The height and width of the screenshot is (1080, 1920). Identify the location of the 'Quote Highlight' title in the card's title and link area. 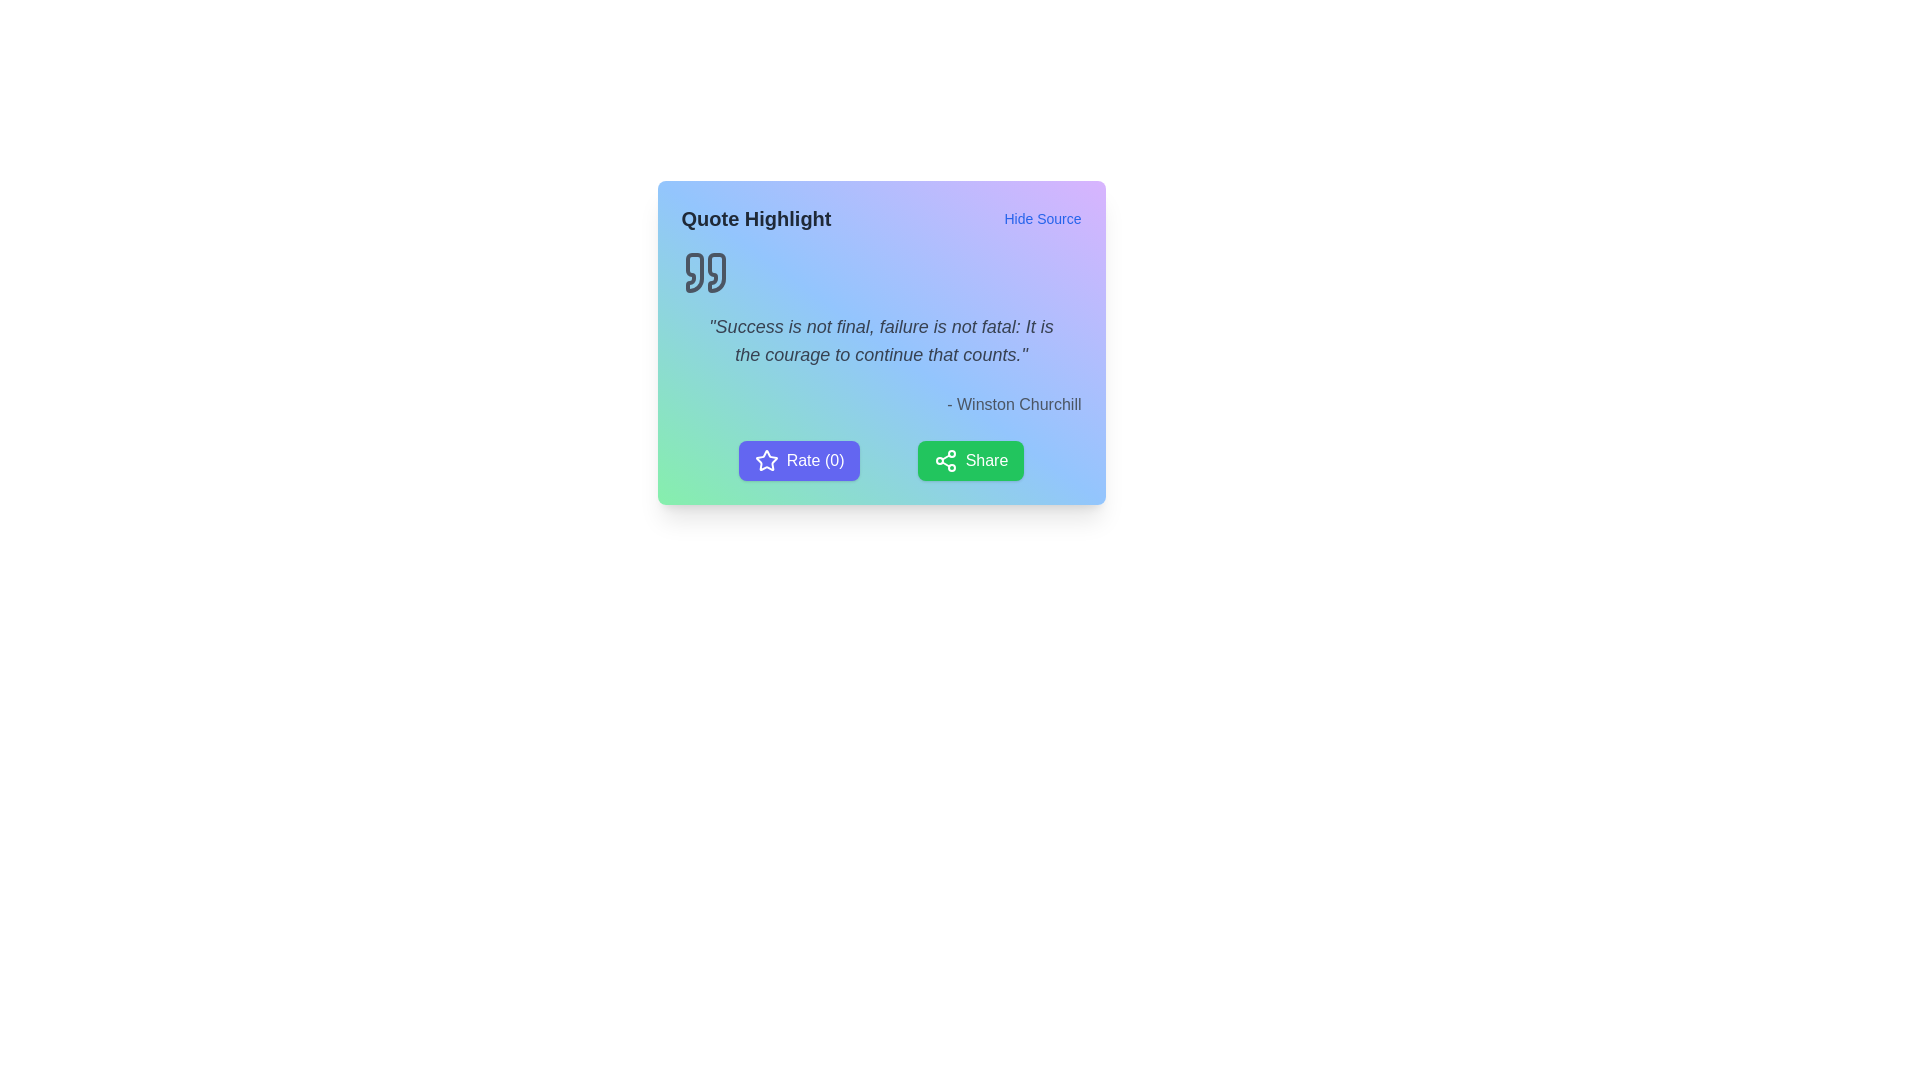
(880, 219).